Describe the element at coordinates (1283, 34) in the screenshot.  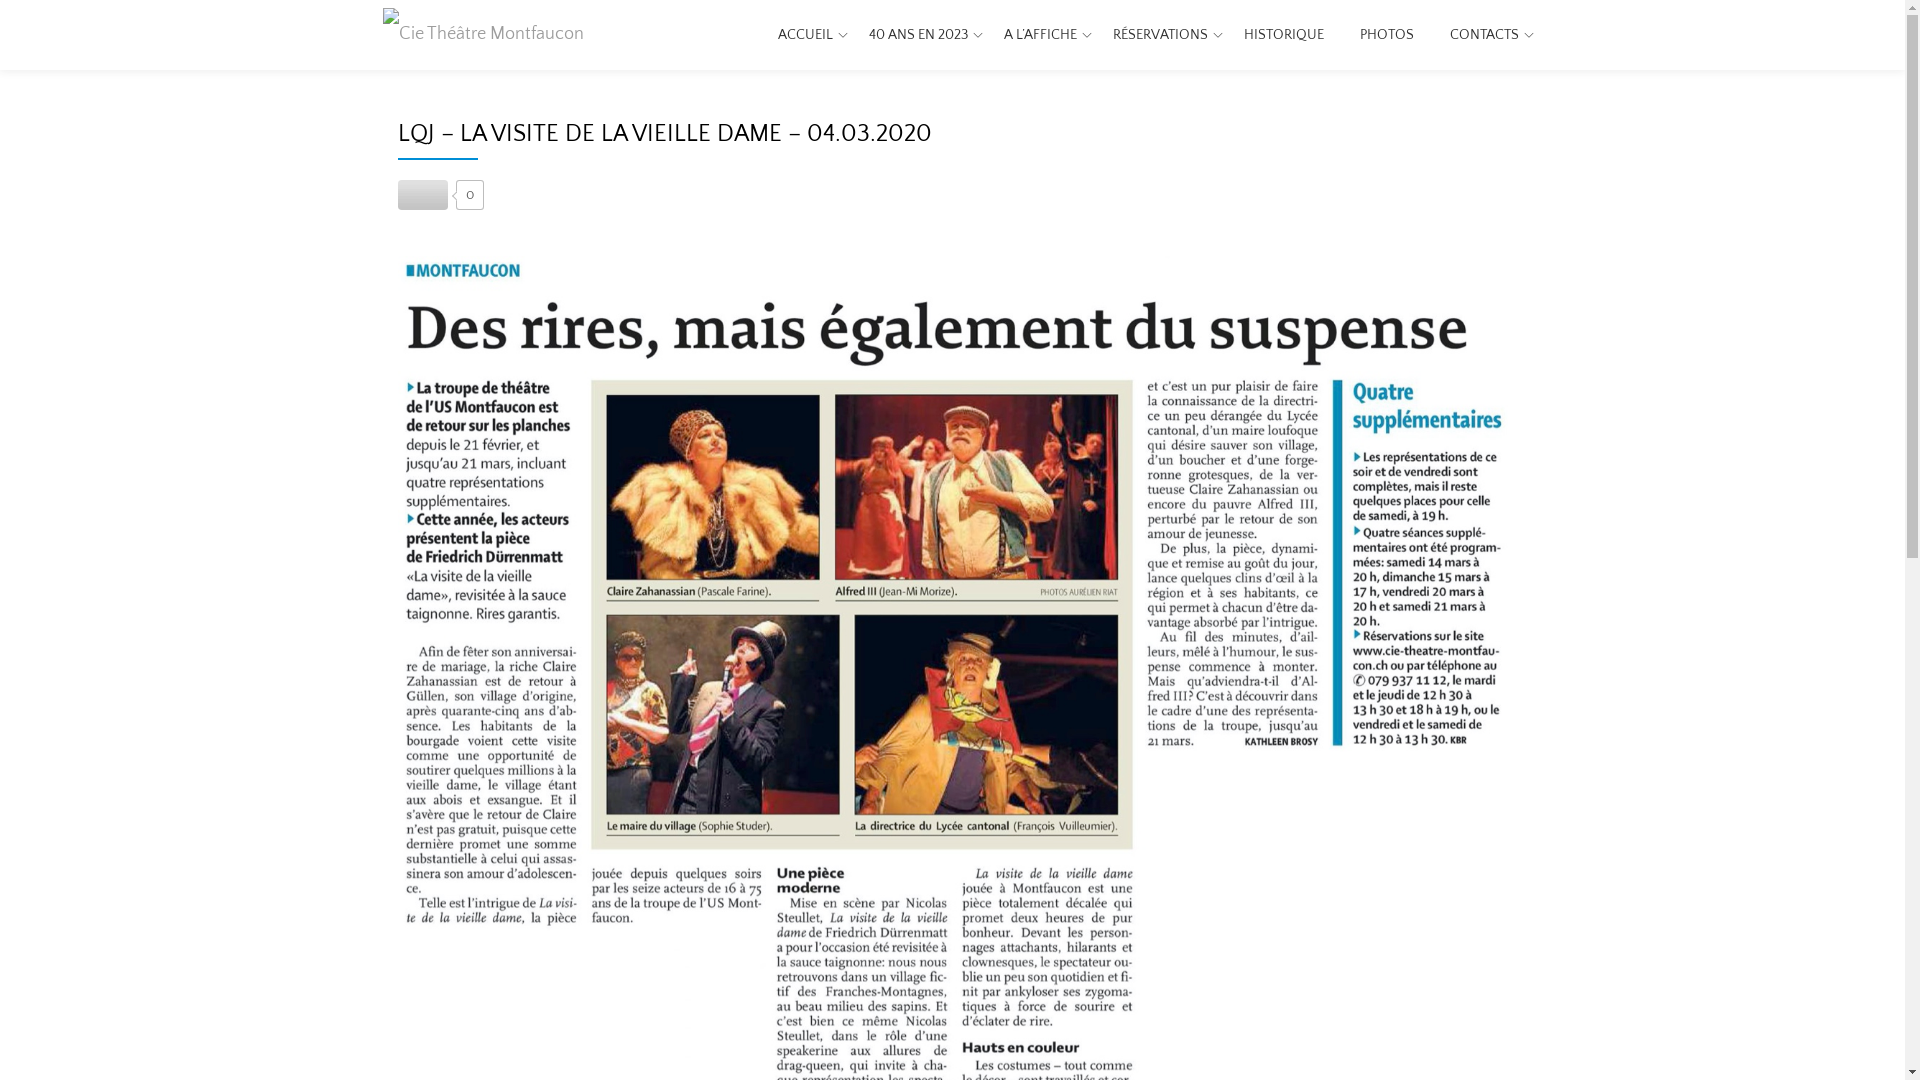
I see `'HISTORIQUE'` at that location.